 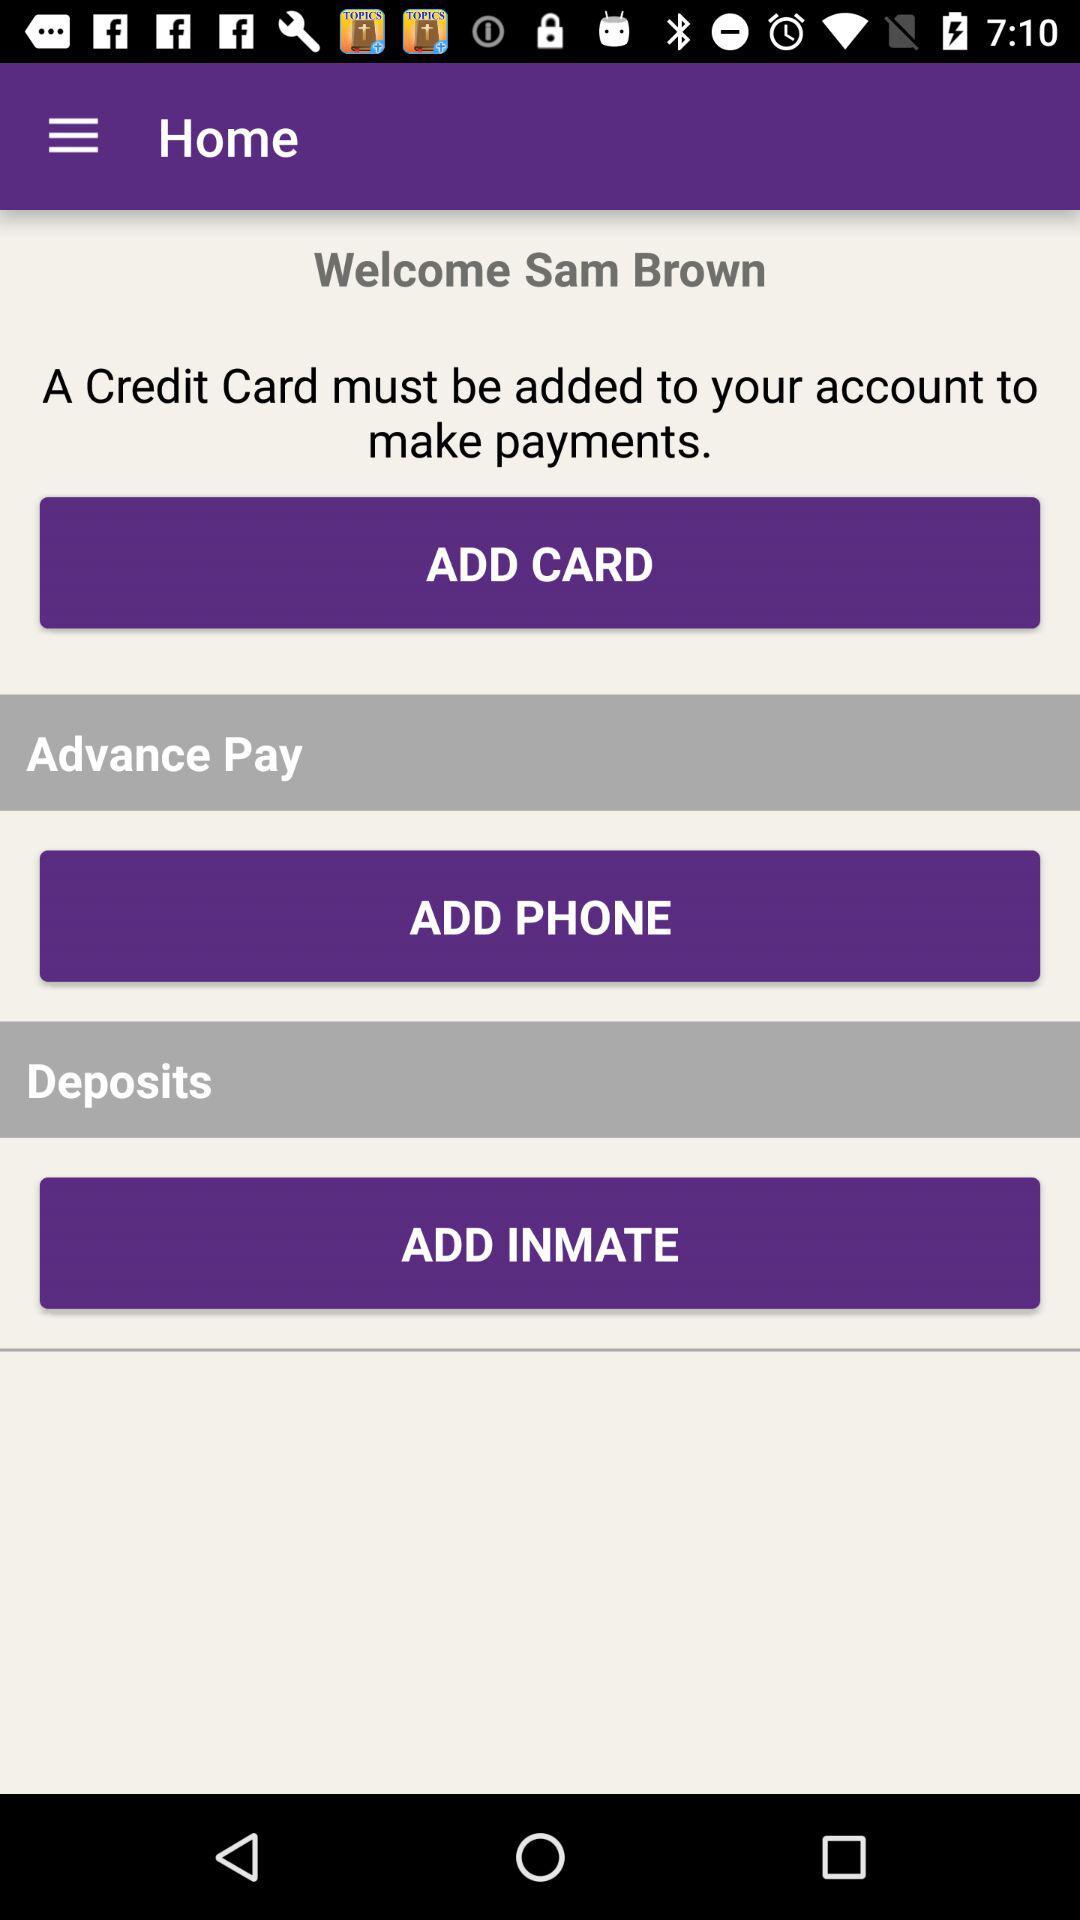 I want to click on the item to the left of the home icon, so click(x=72, y=135).